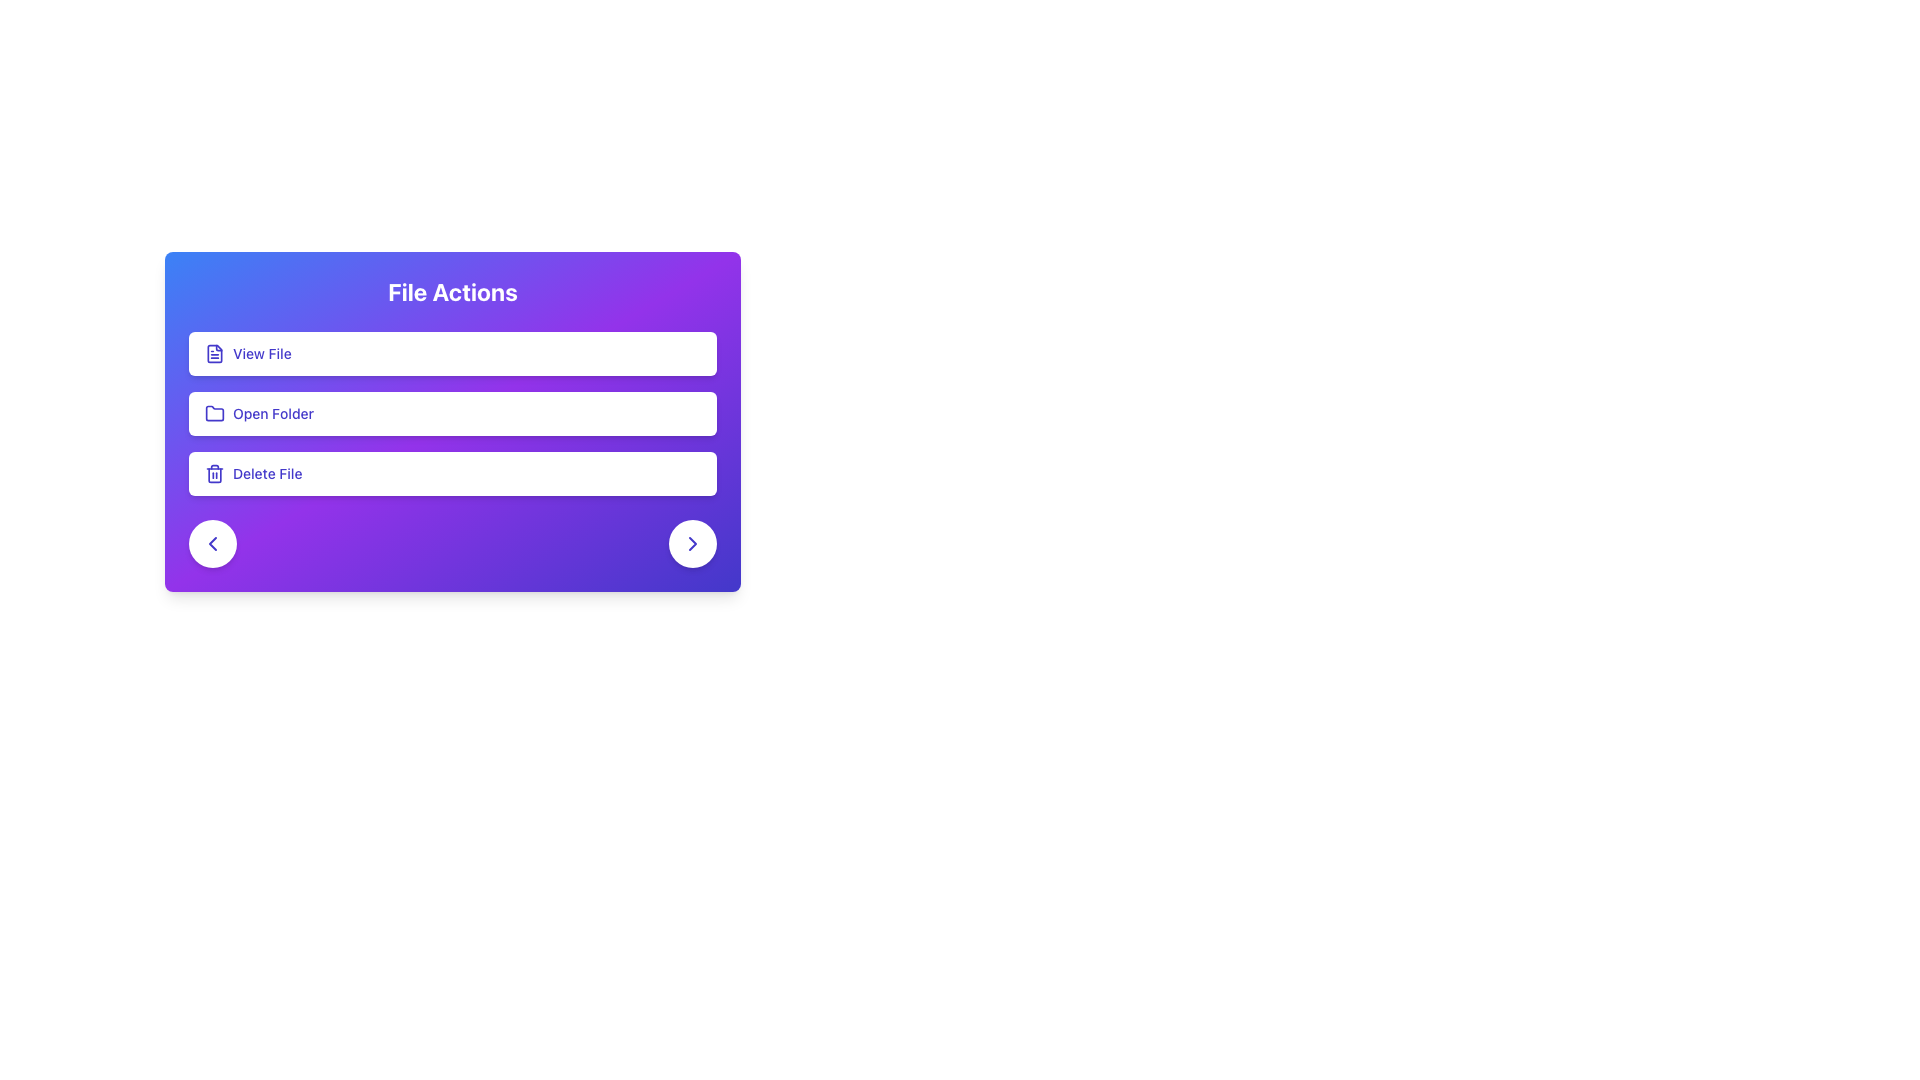 This screenshot has width=1920, height=1080. What do you see at coordinates (692, 543) in the screenshot?
I see `the small chevron-shaped arrow icon button, which is styled with blue color and` at bounding box center [692, 543].